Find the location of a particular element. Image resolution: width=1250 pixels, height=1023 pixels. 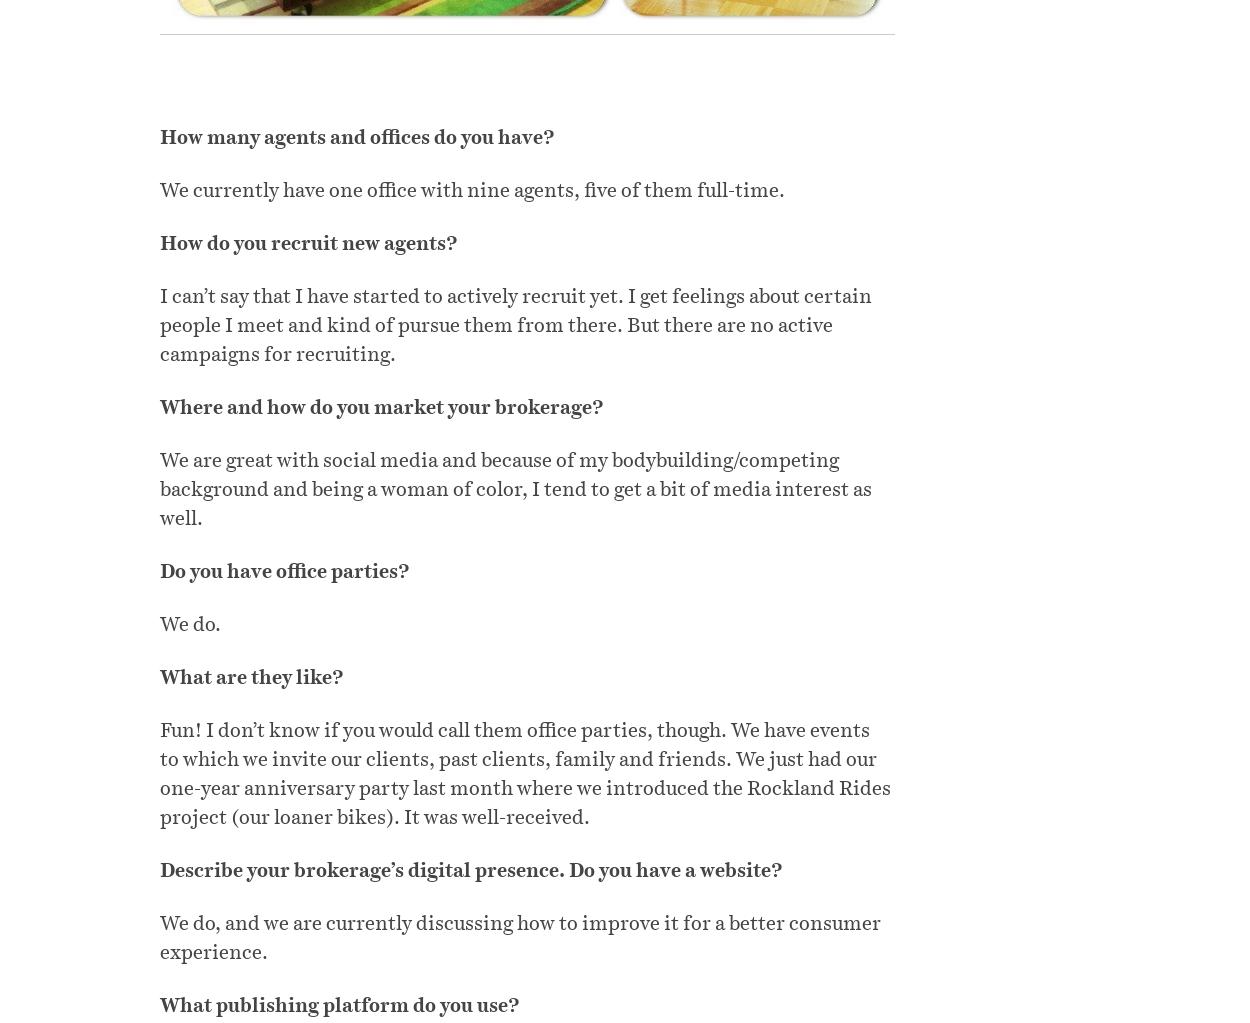

'We do.' is located at coordinates (189, 623).